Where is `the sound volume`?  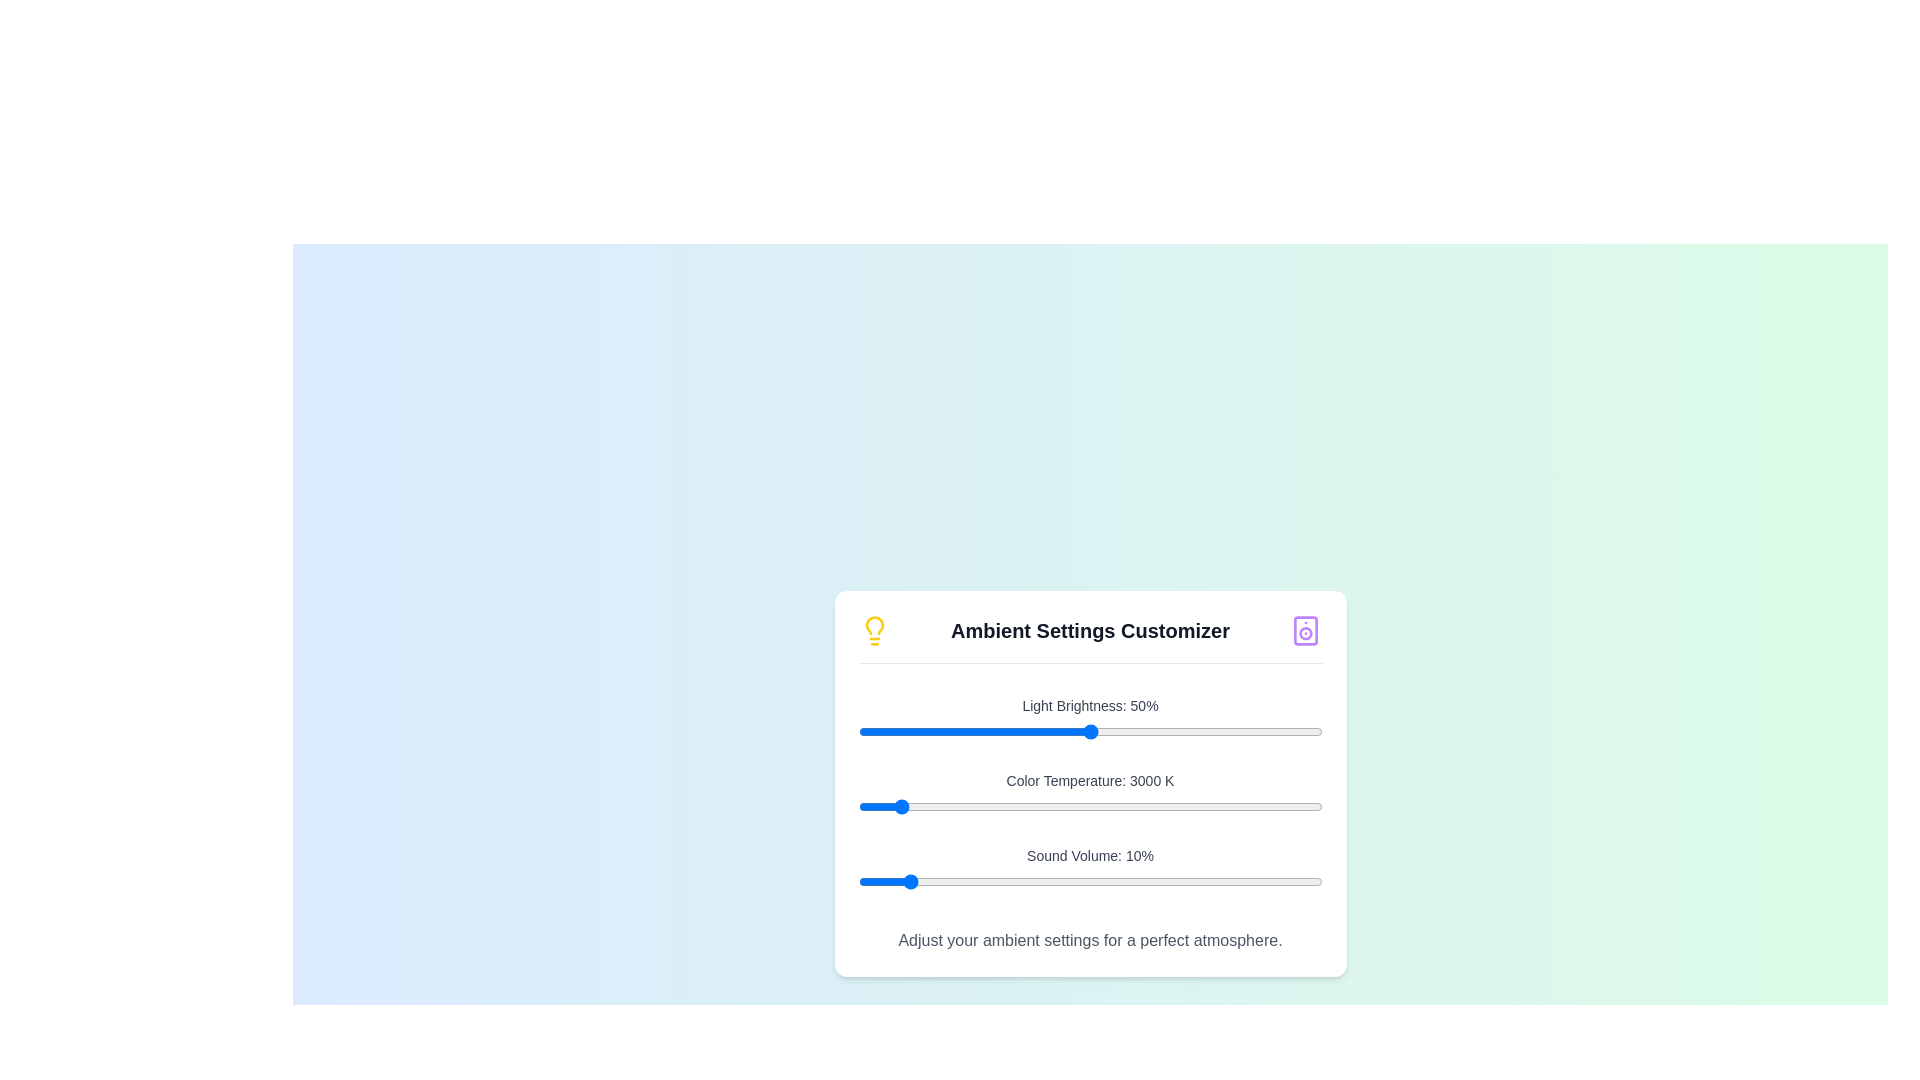 the sound volume is located at coordinates (997, 881).